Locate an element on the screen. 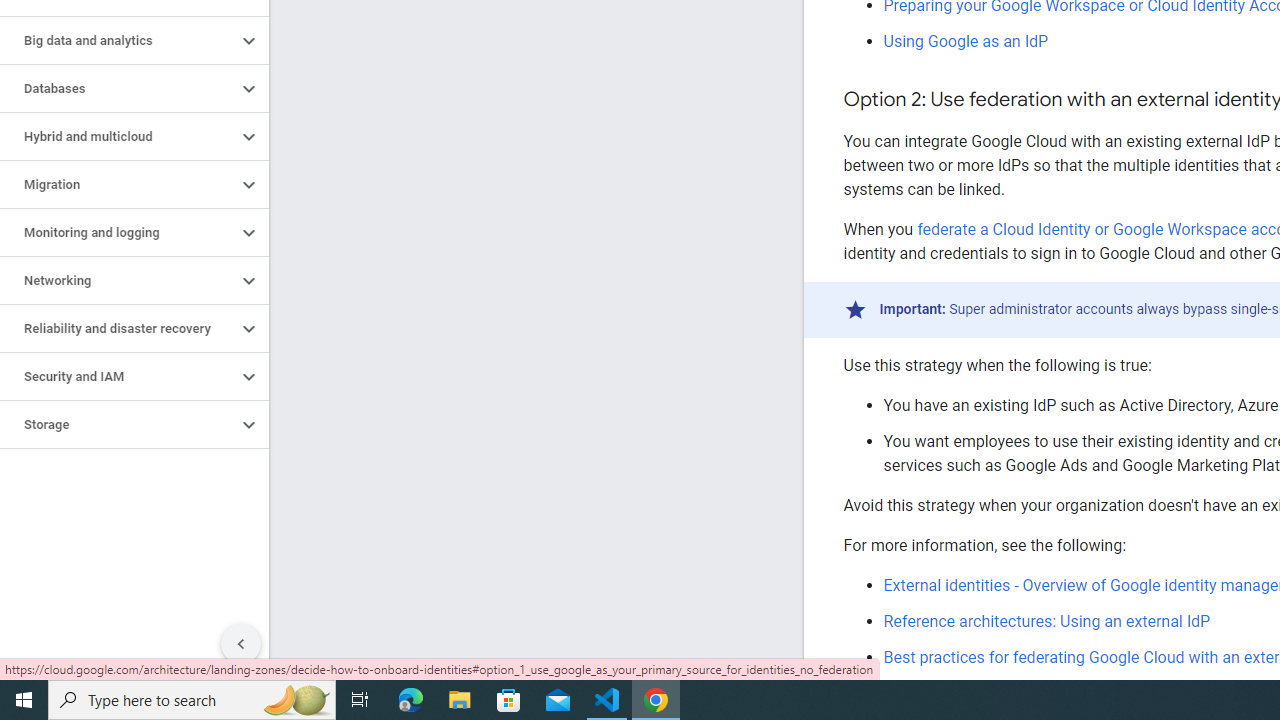 The width and height of the screenshot is (1280, 720). 'Databases' is located at coordinates (117, 87).